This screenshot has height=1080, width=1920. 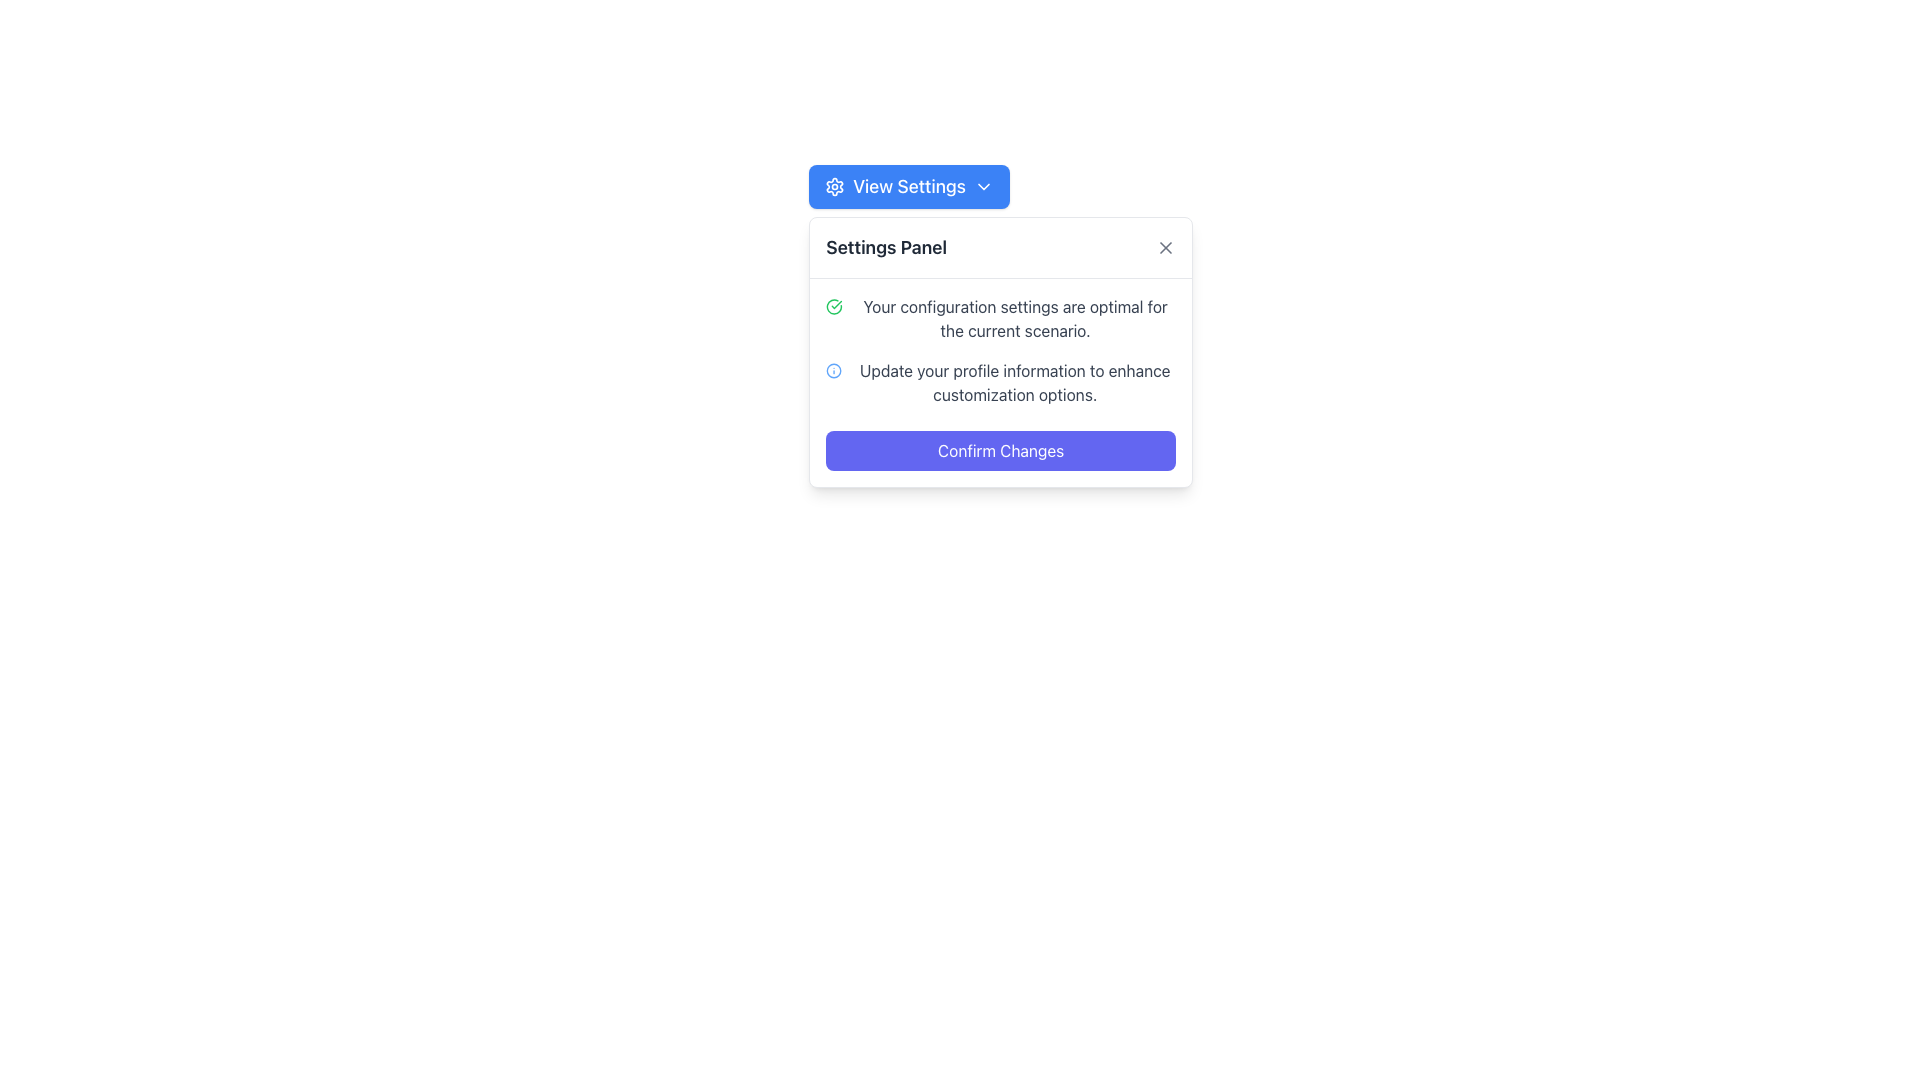 I want to click on the 'Confirm Changes' button with a vibrant indigo background and white text, so click(x=1001, y=451).